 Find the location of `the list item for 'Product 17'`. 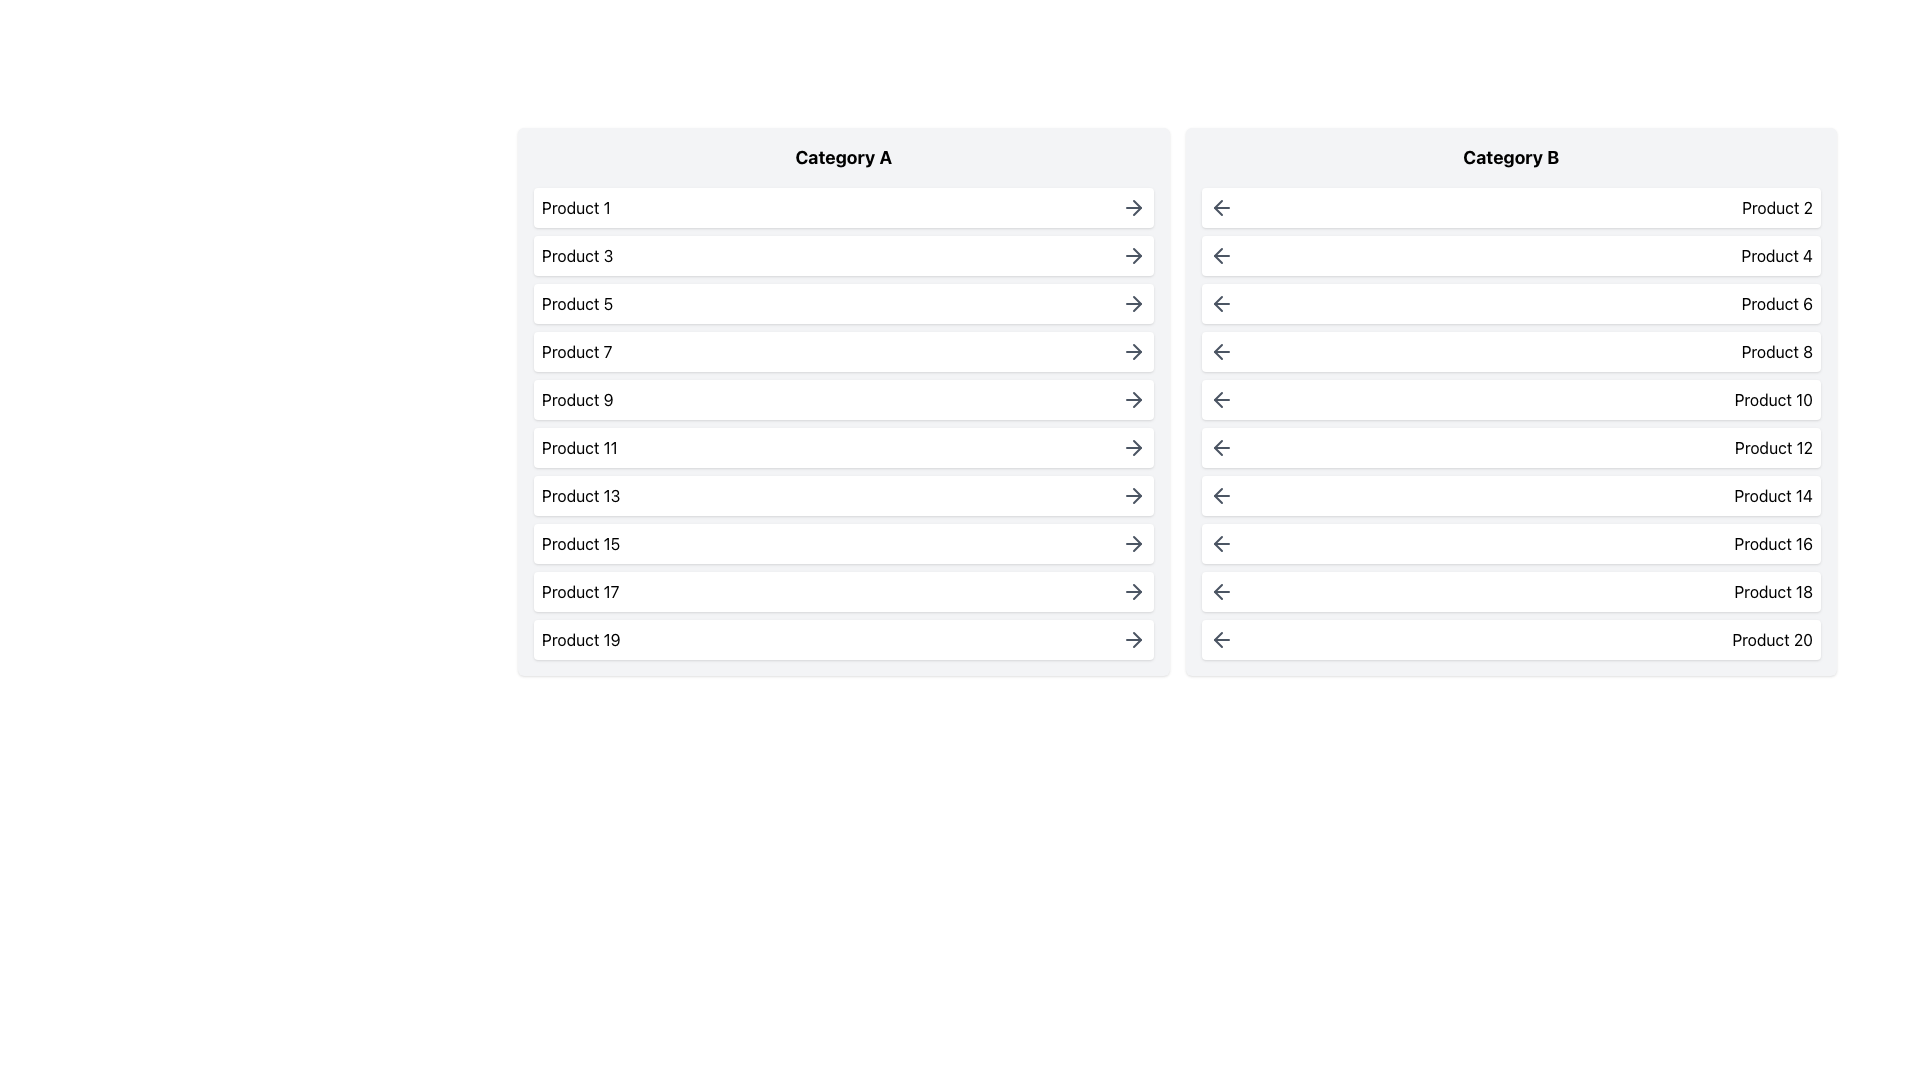

the list item for 'Product 17' is located at coordinates (843, 590).